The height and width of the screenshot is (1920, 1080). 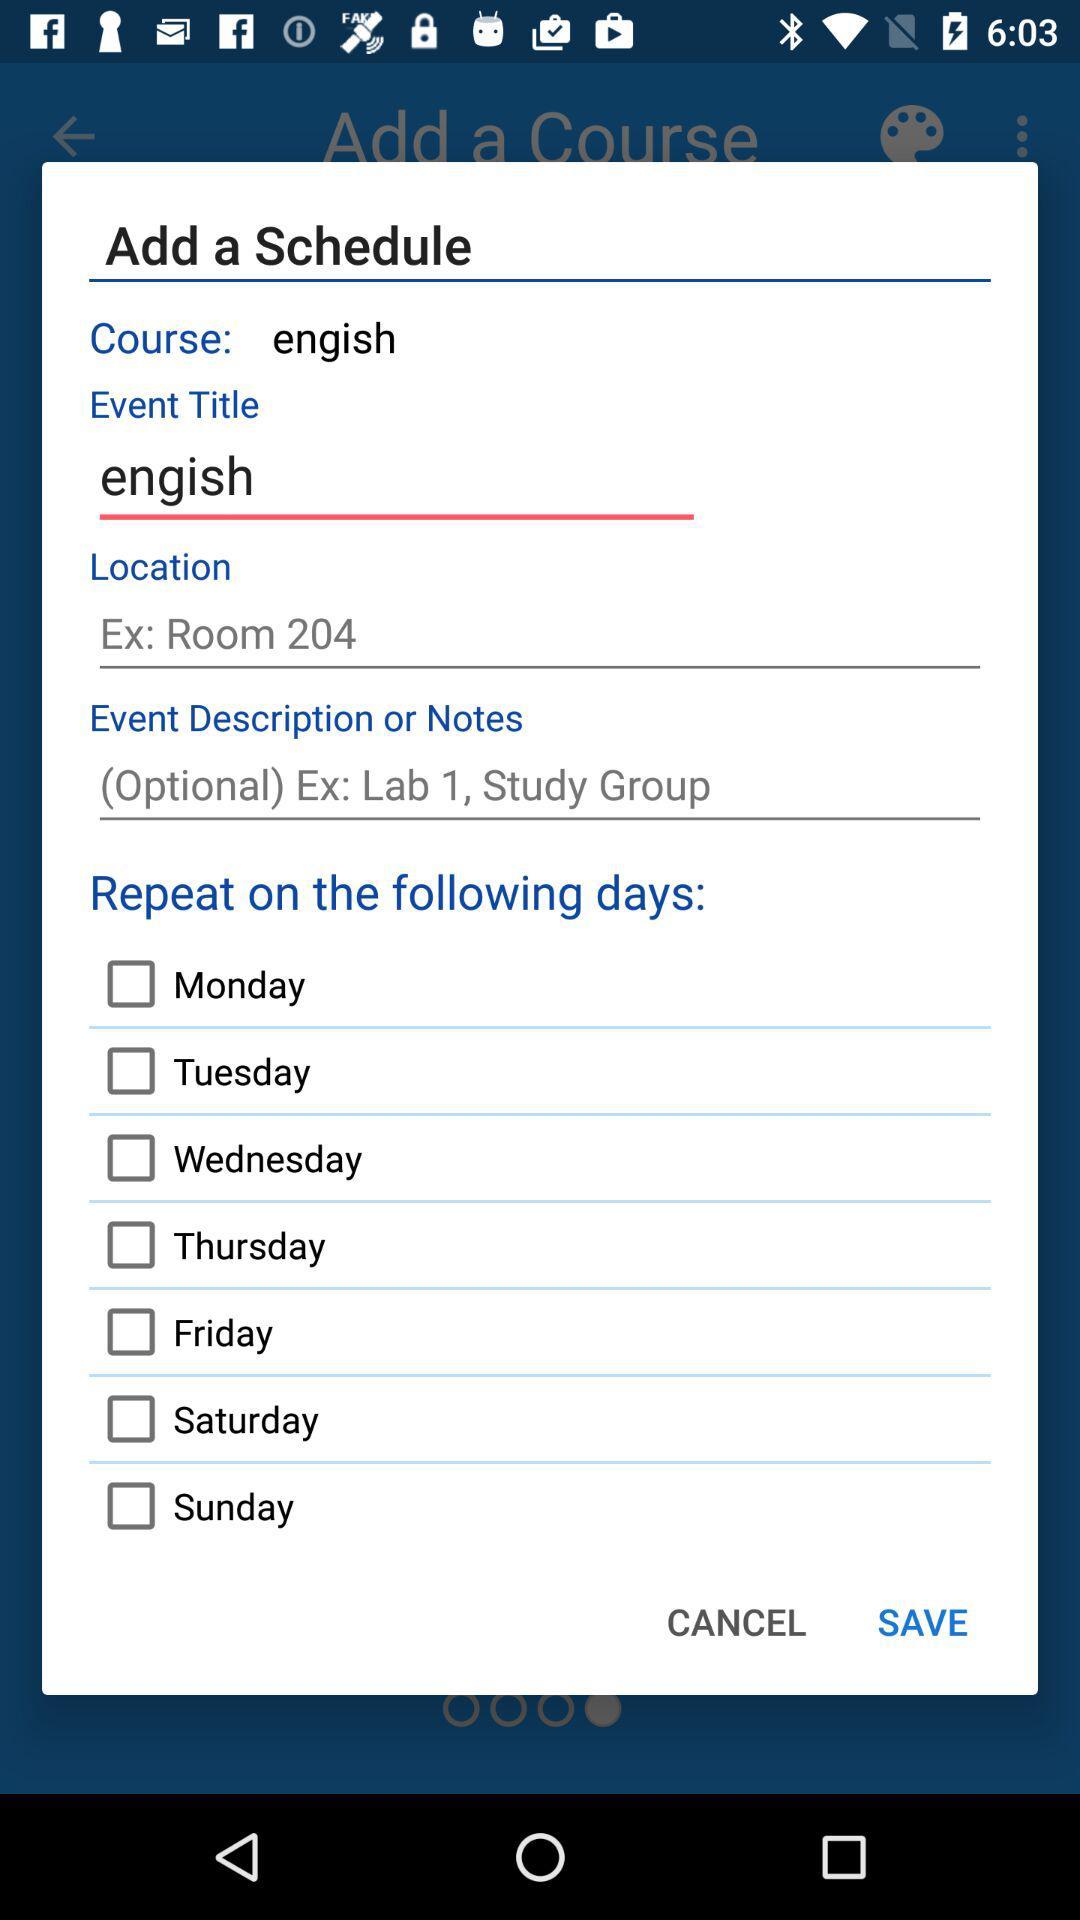 I want to click on sunday item, so click(x=191, y=1506).